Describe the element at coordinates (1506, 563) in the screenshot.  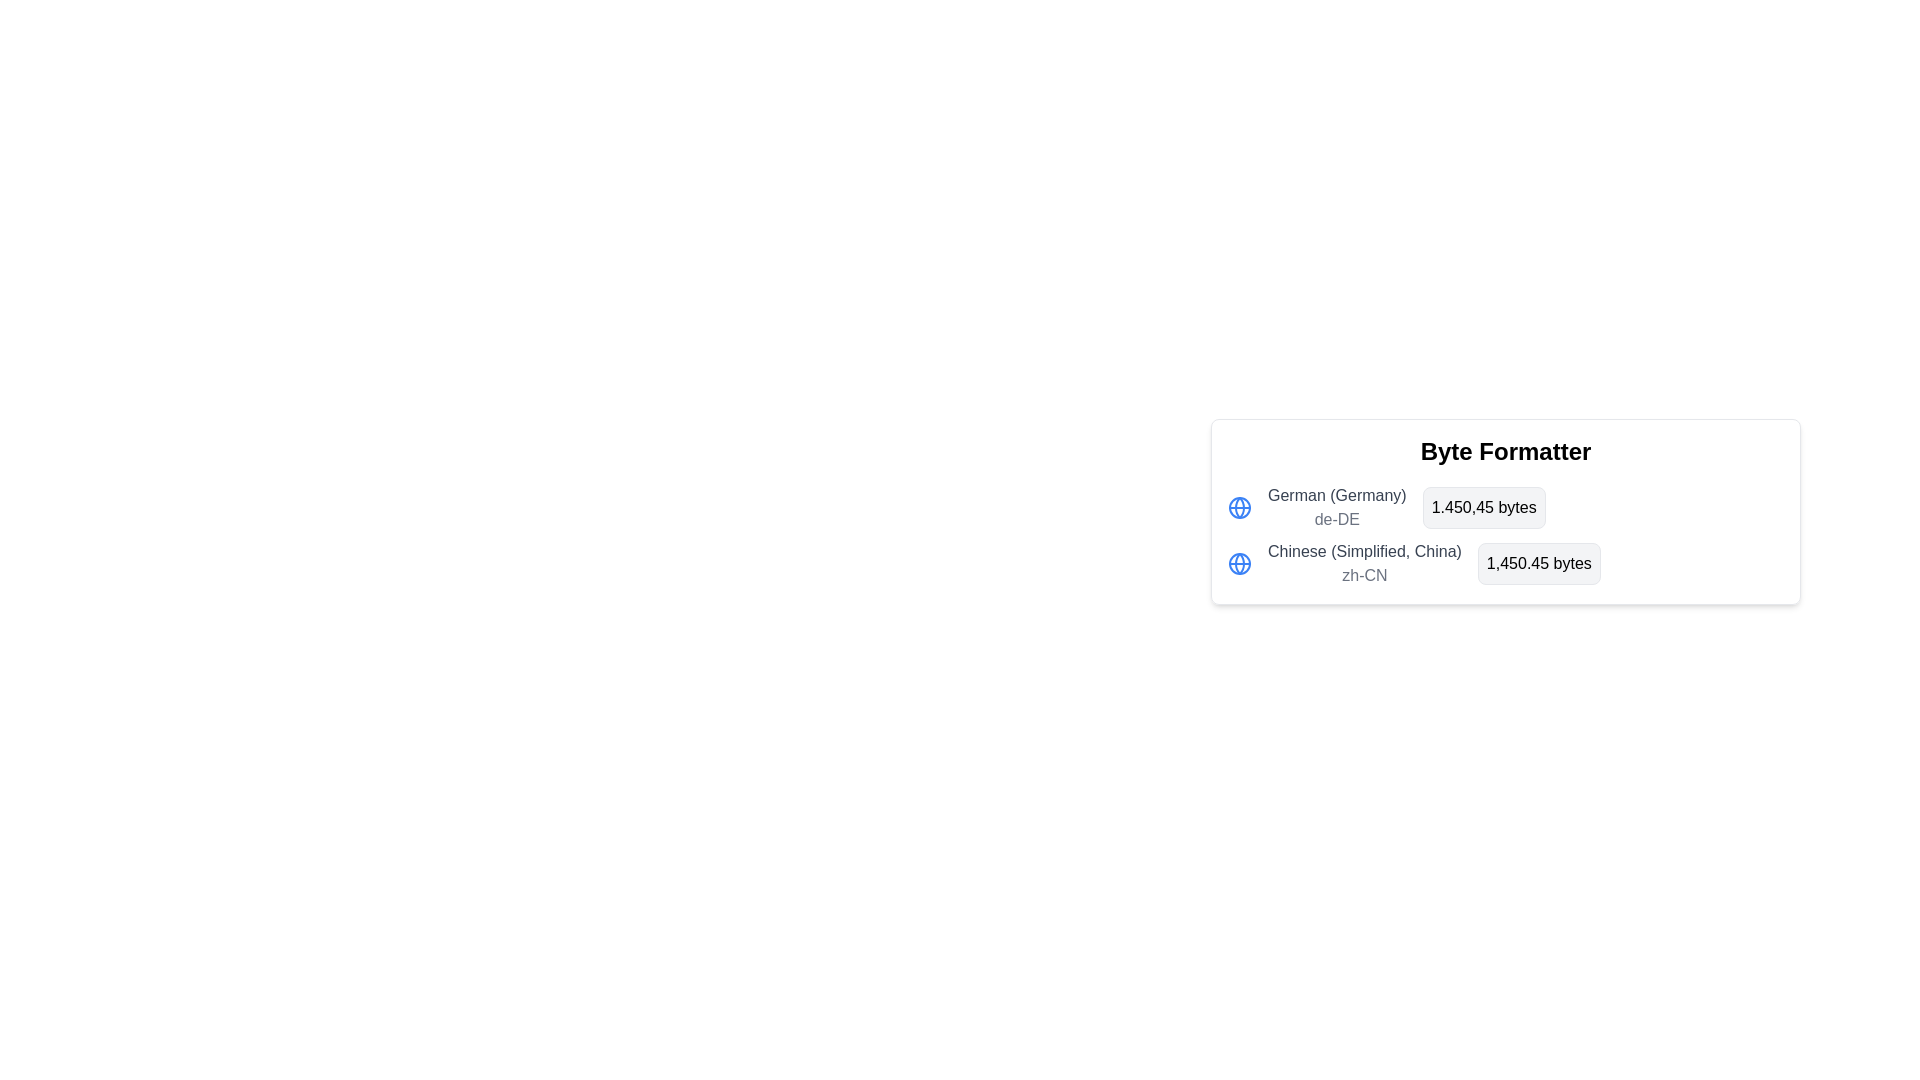
I see `the list item displaying information about 'Chinese (Simplified, China)'` at that location.